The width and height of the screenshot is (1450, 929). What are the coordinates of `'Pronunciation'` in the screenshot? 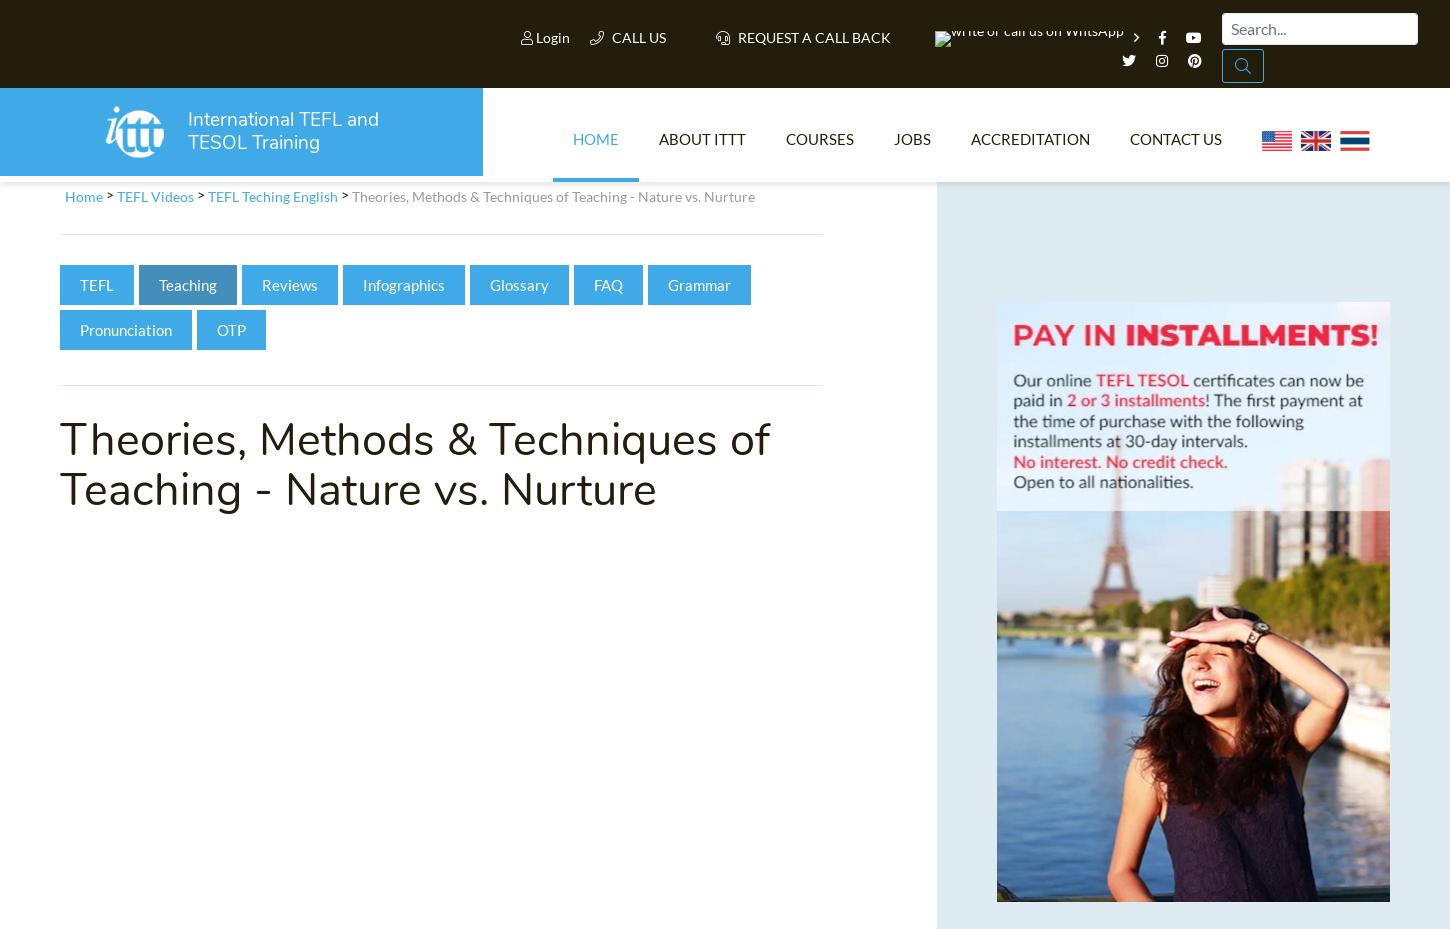 It's located at (125, 337).